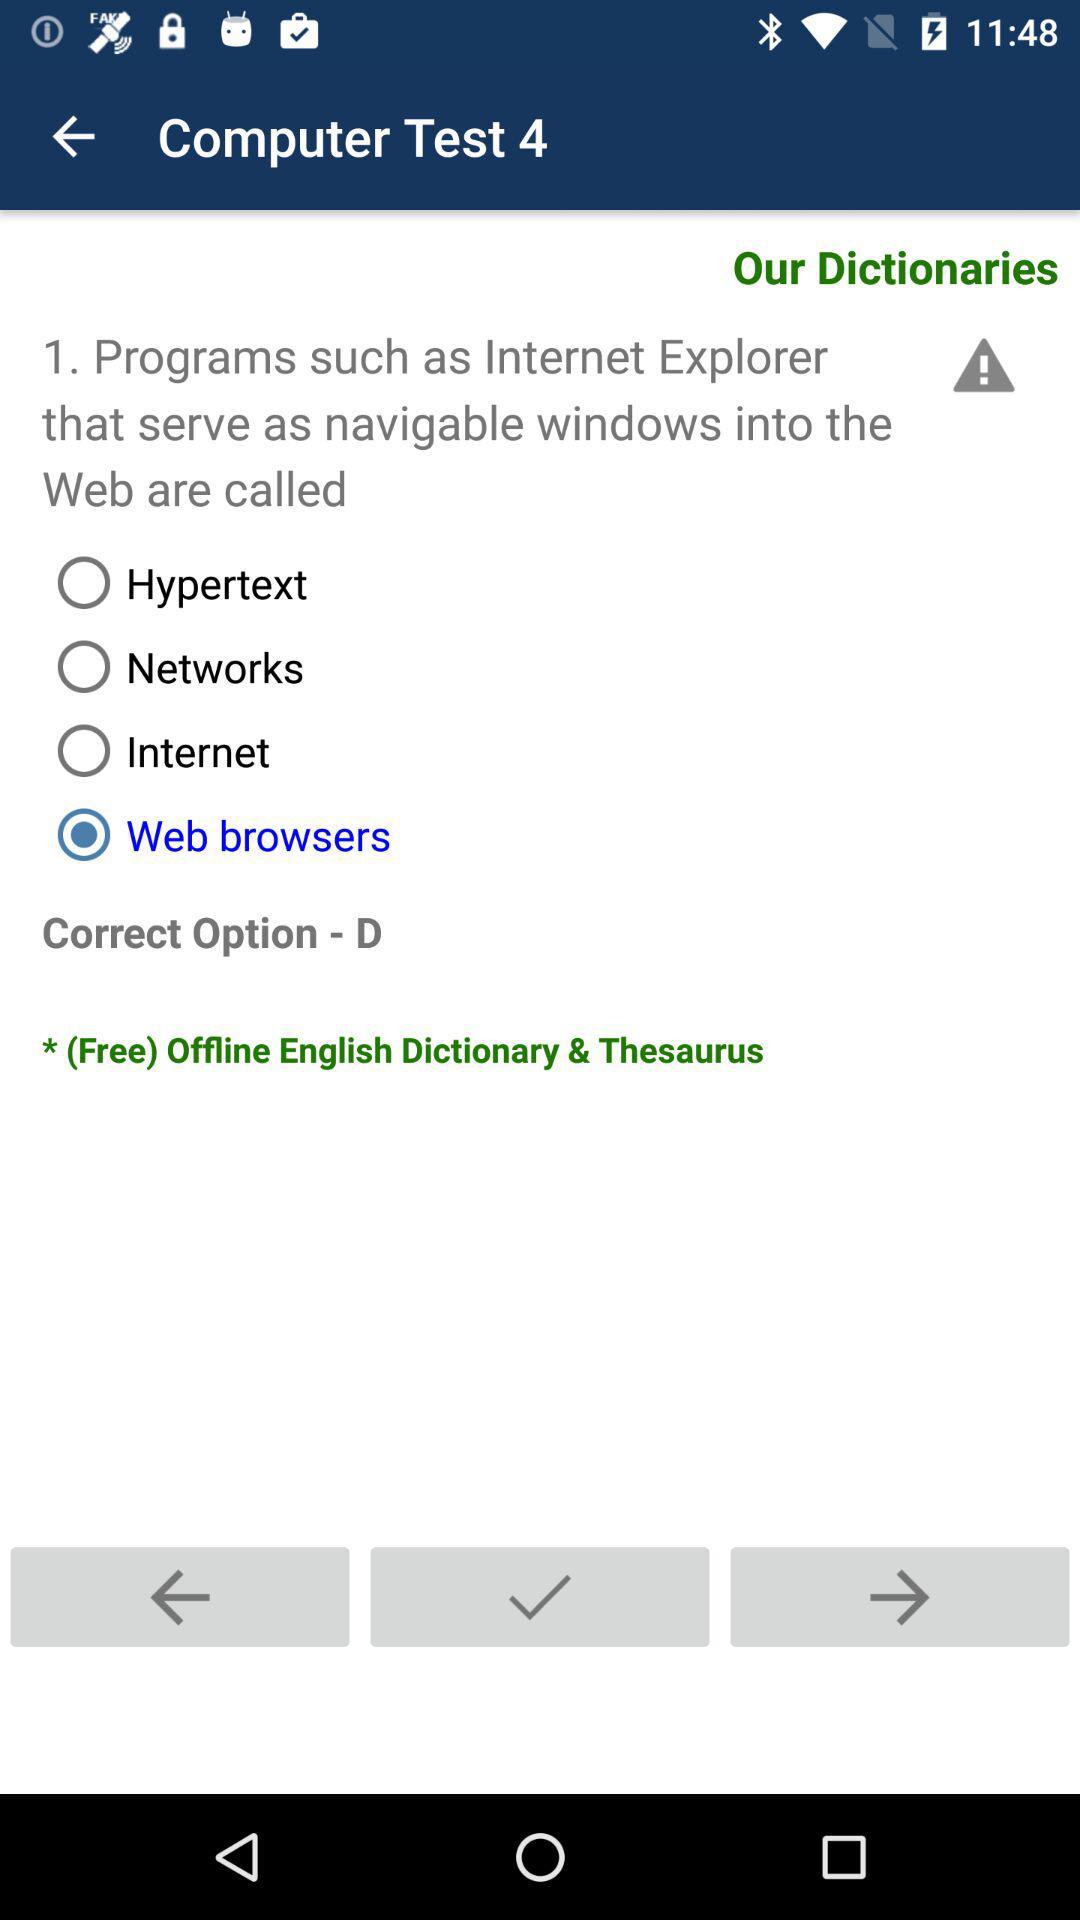 This screenshot has width=1080, height=1920. I want to click on item below our dictionaries icon, so click(979, 365).